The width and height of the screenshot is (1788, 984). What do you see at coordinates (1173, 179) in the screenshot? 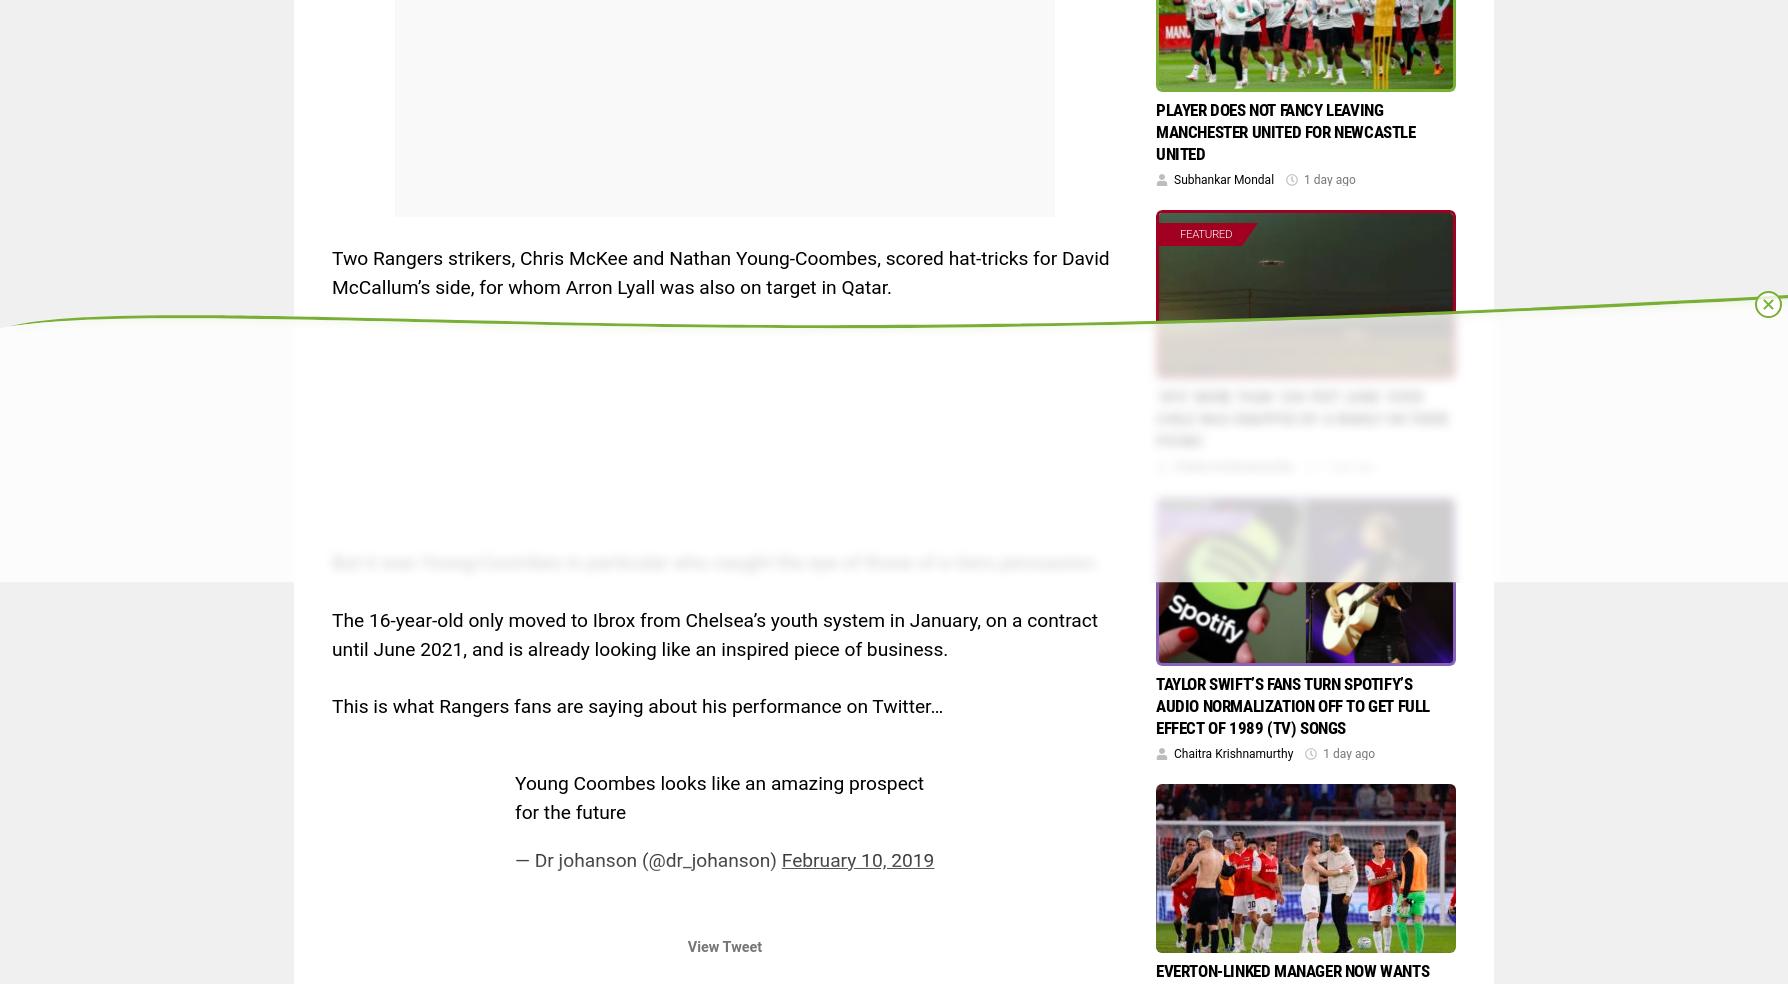
I see `'Subhankar Mondal'` at bounding box center [1173, 179].